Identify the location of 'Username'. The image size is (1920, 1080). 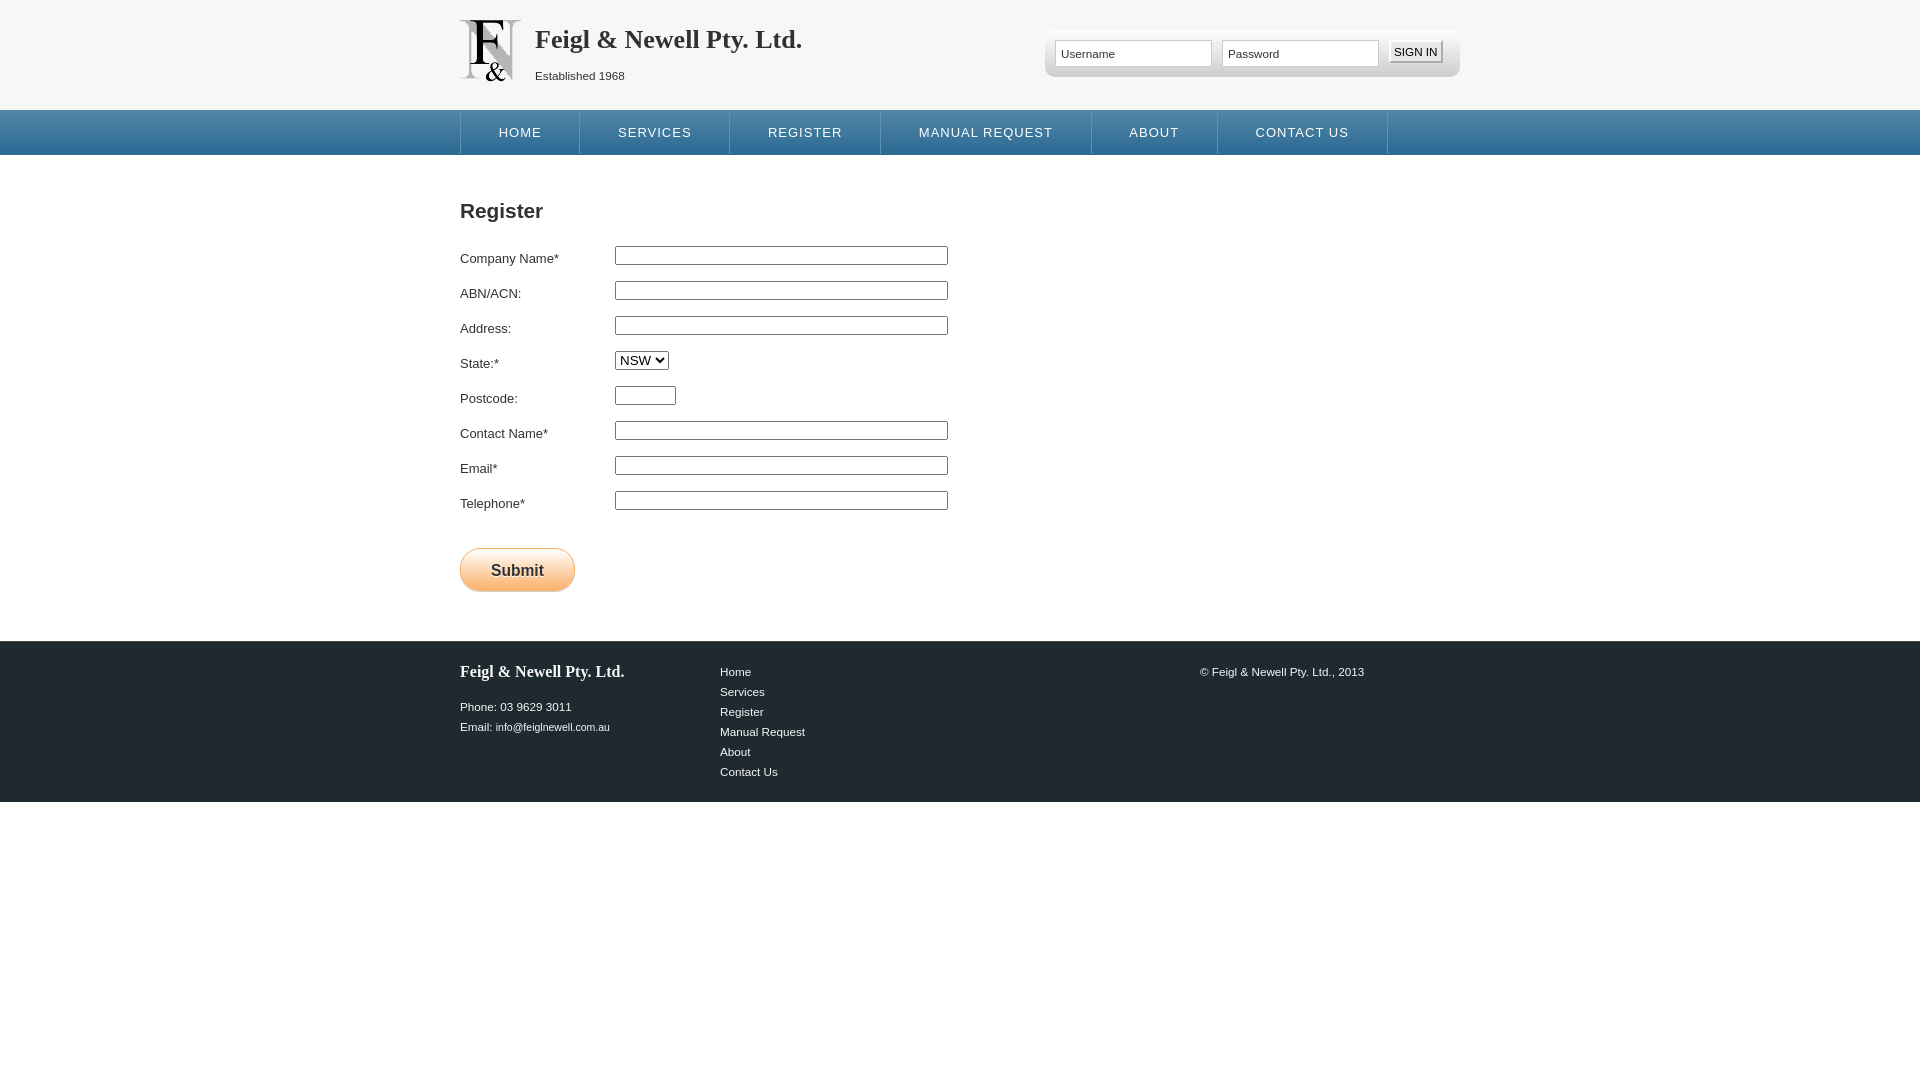
(1054, 52).